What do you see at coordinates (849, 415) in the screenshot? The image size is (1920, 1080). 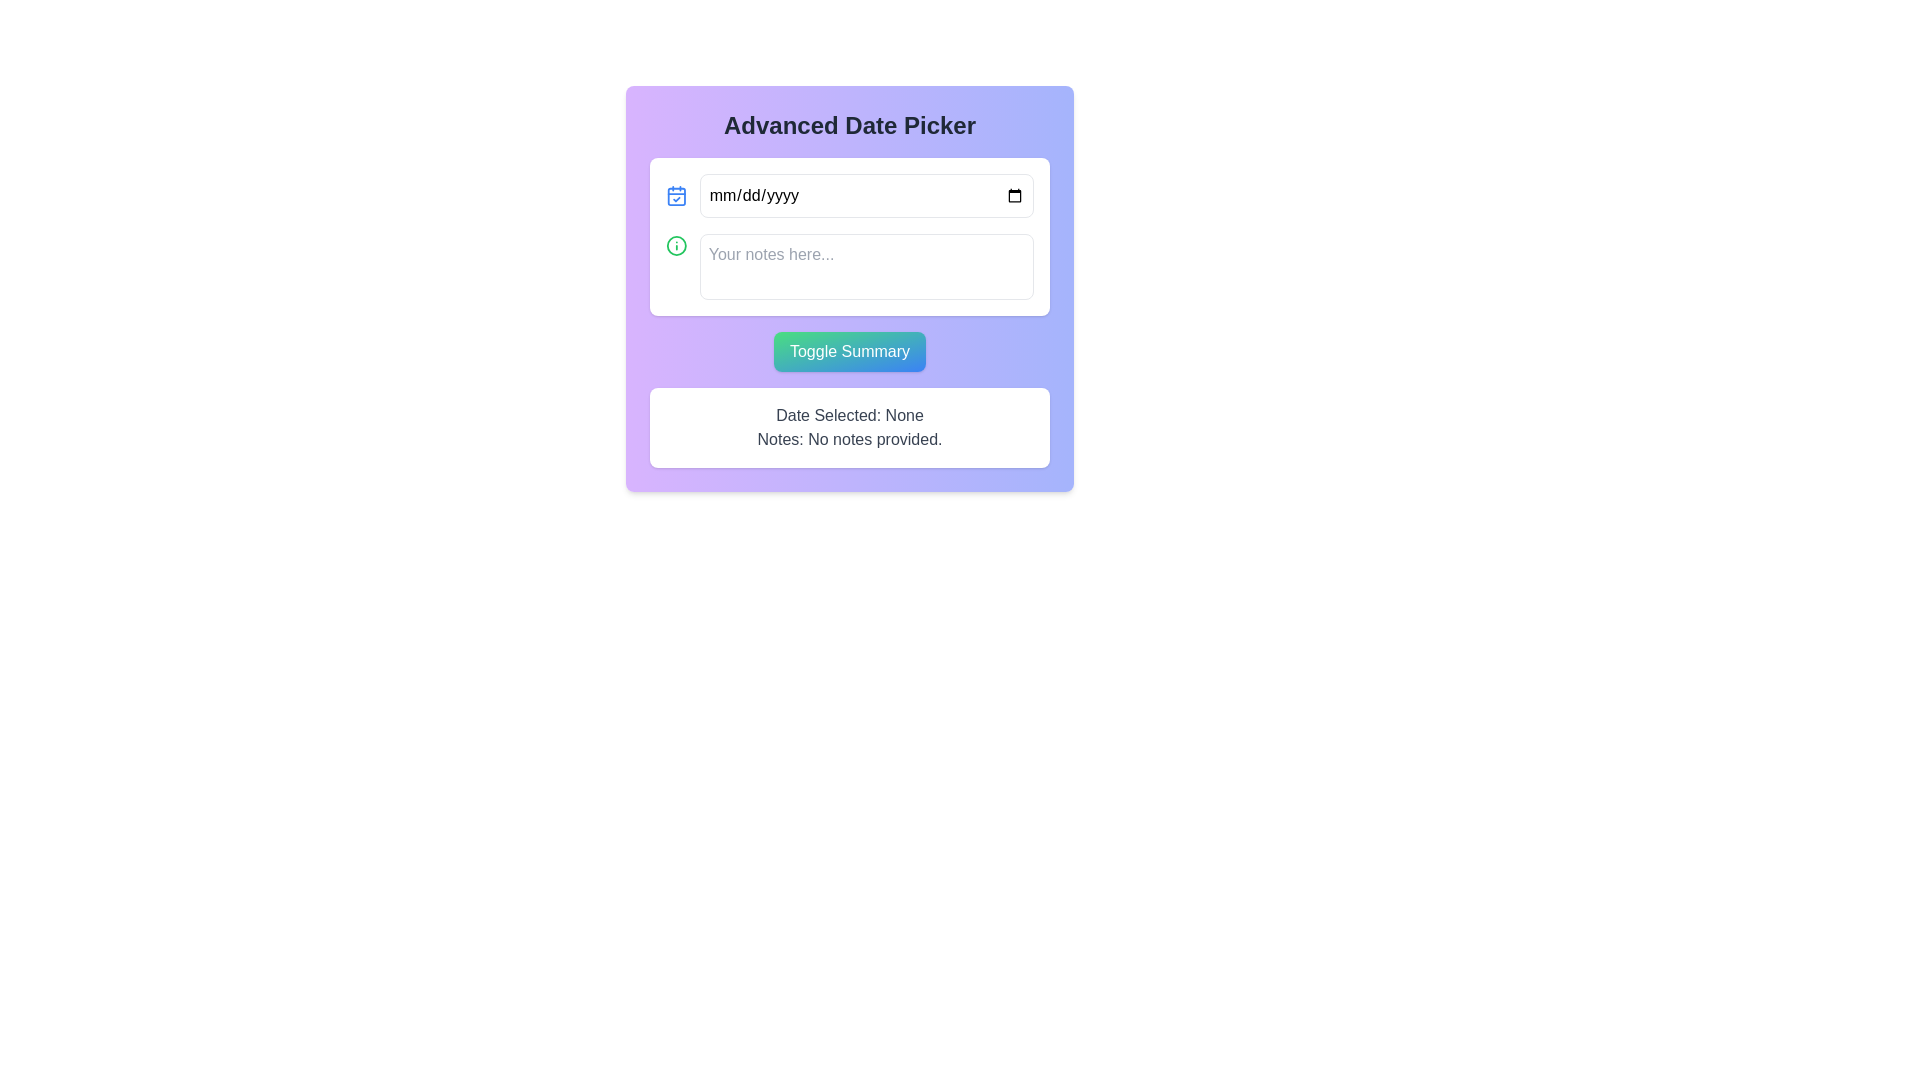 I see `the text label displaying 'Date Selected: None' located near the lower center of the interface` at bounding box center [849, 415].